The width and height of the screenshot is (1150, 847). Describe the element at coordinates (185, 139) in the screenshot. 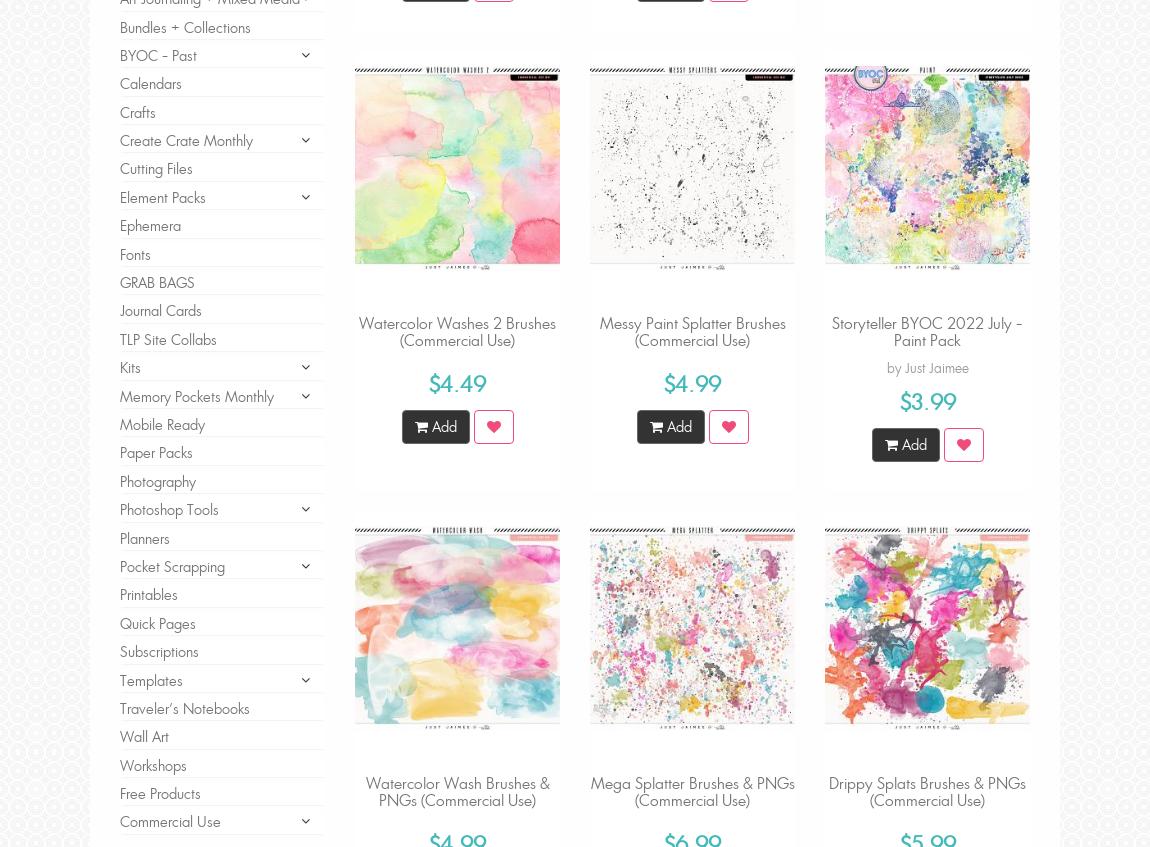

I see `'Create Crate Monthly'` at that location.